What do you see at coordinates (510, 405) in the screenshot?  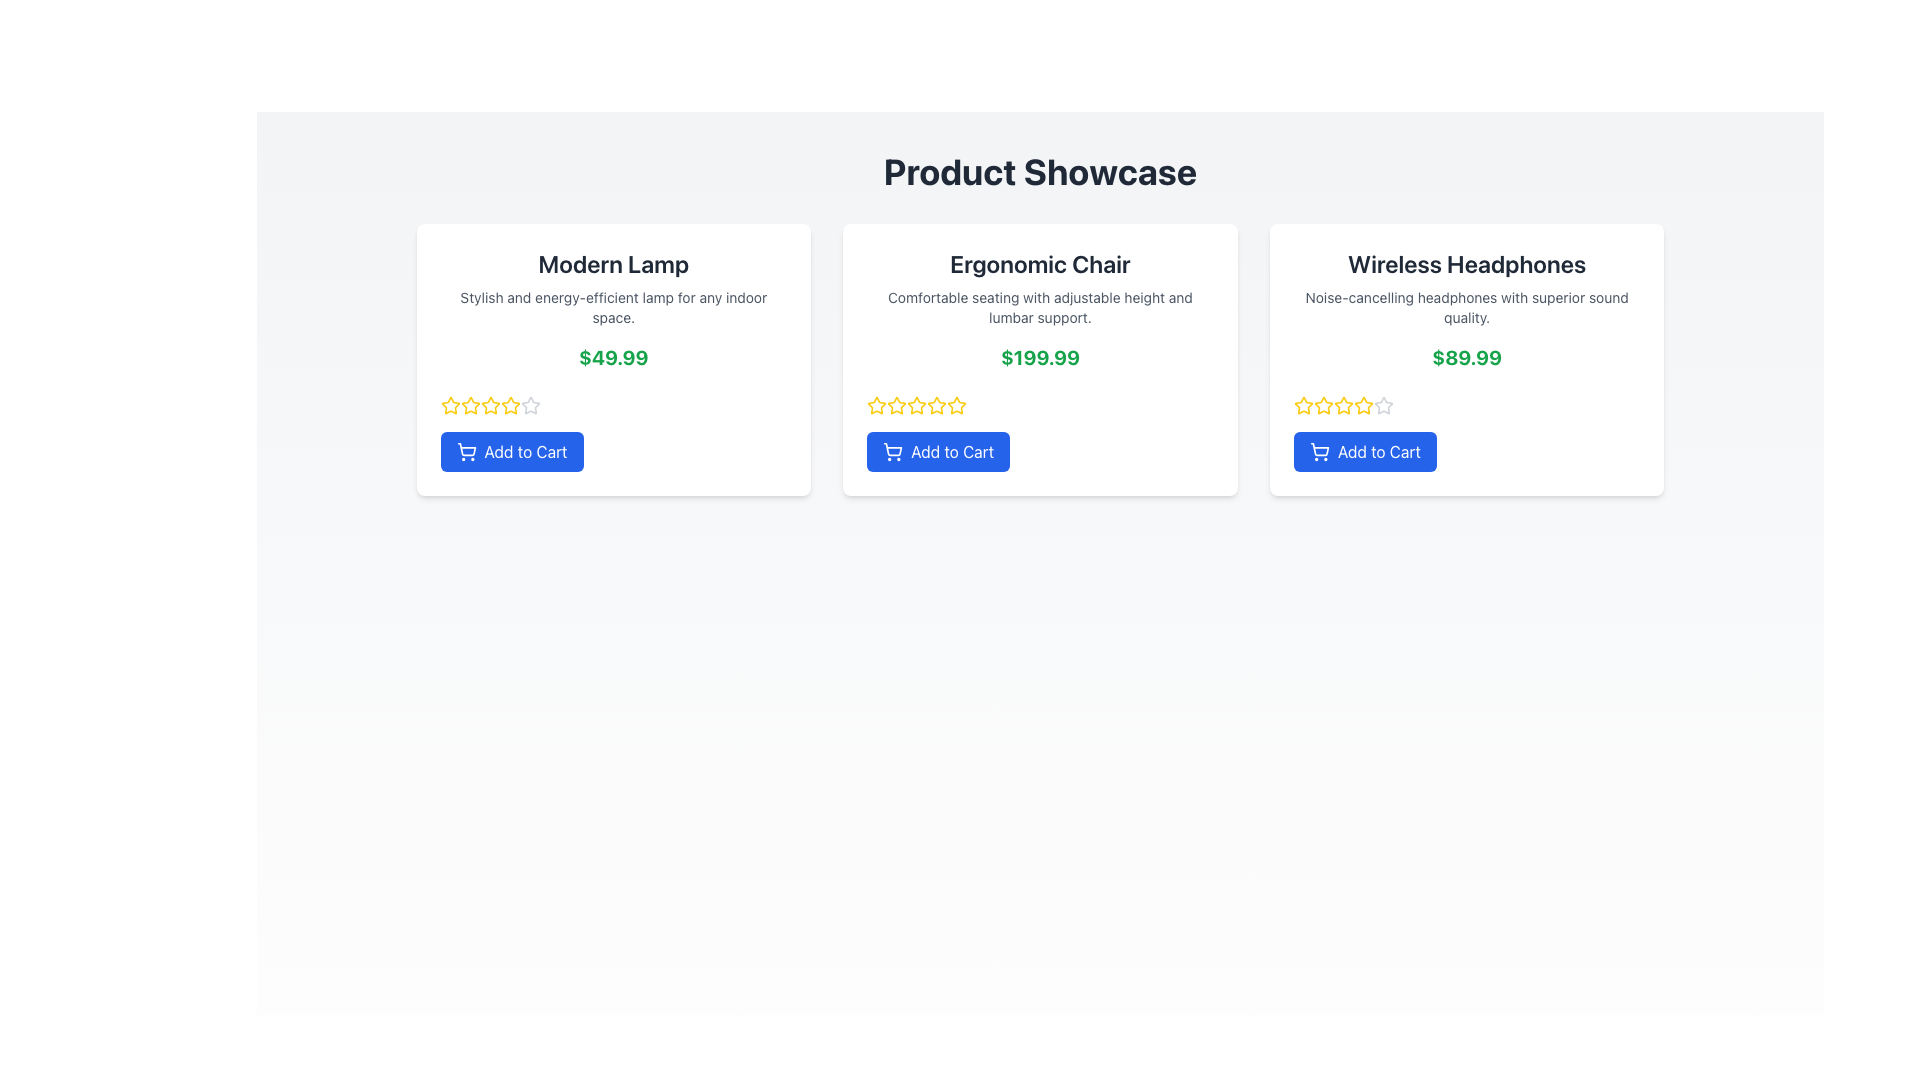 I see `the third star icon in the rating system for the 'Modern Lamp' card, which is filled with gold and outlined, indicating its part of a five-star rating layout` at bounding box center [510, 405].